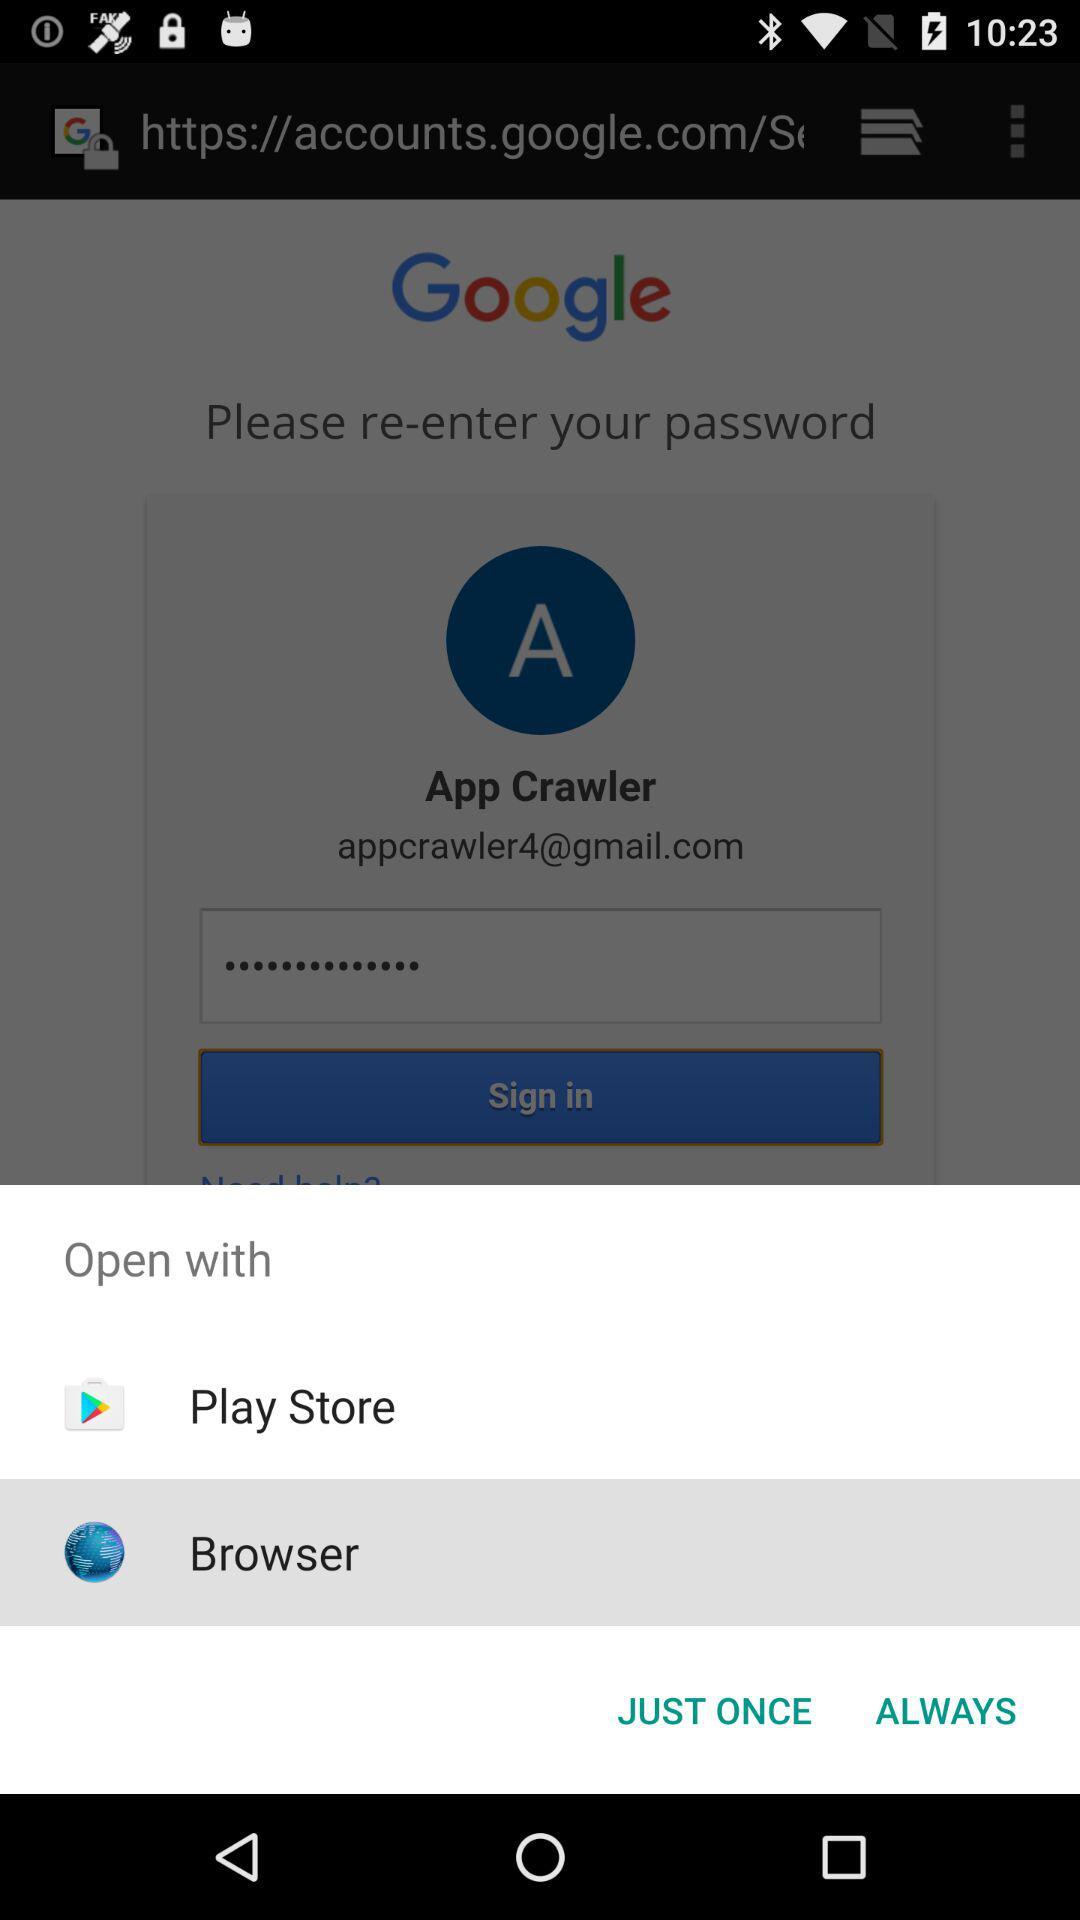 The width and height of the screenshot is (1080, 1920). What do you see at coordinates (713, 1708) in the screenshot?
I see `button at the bottom` at bounding box center [713, 1708].